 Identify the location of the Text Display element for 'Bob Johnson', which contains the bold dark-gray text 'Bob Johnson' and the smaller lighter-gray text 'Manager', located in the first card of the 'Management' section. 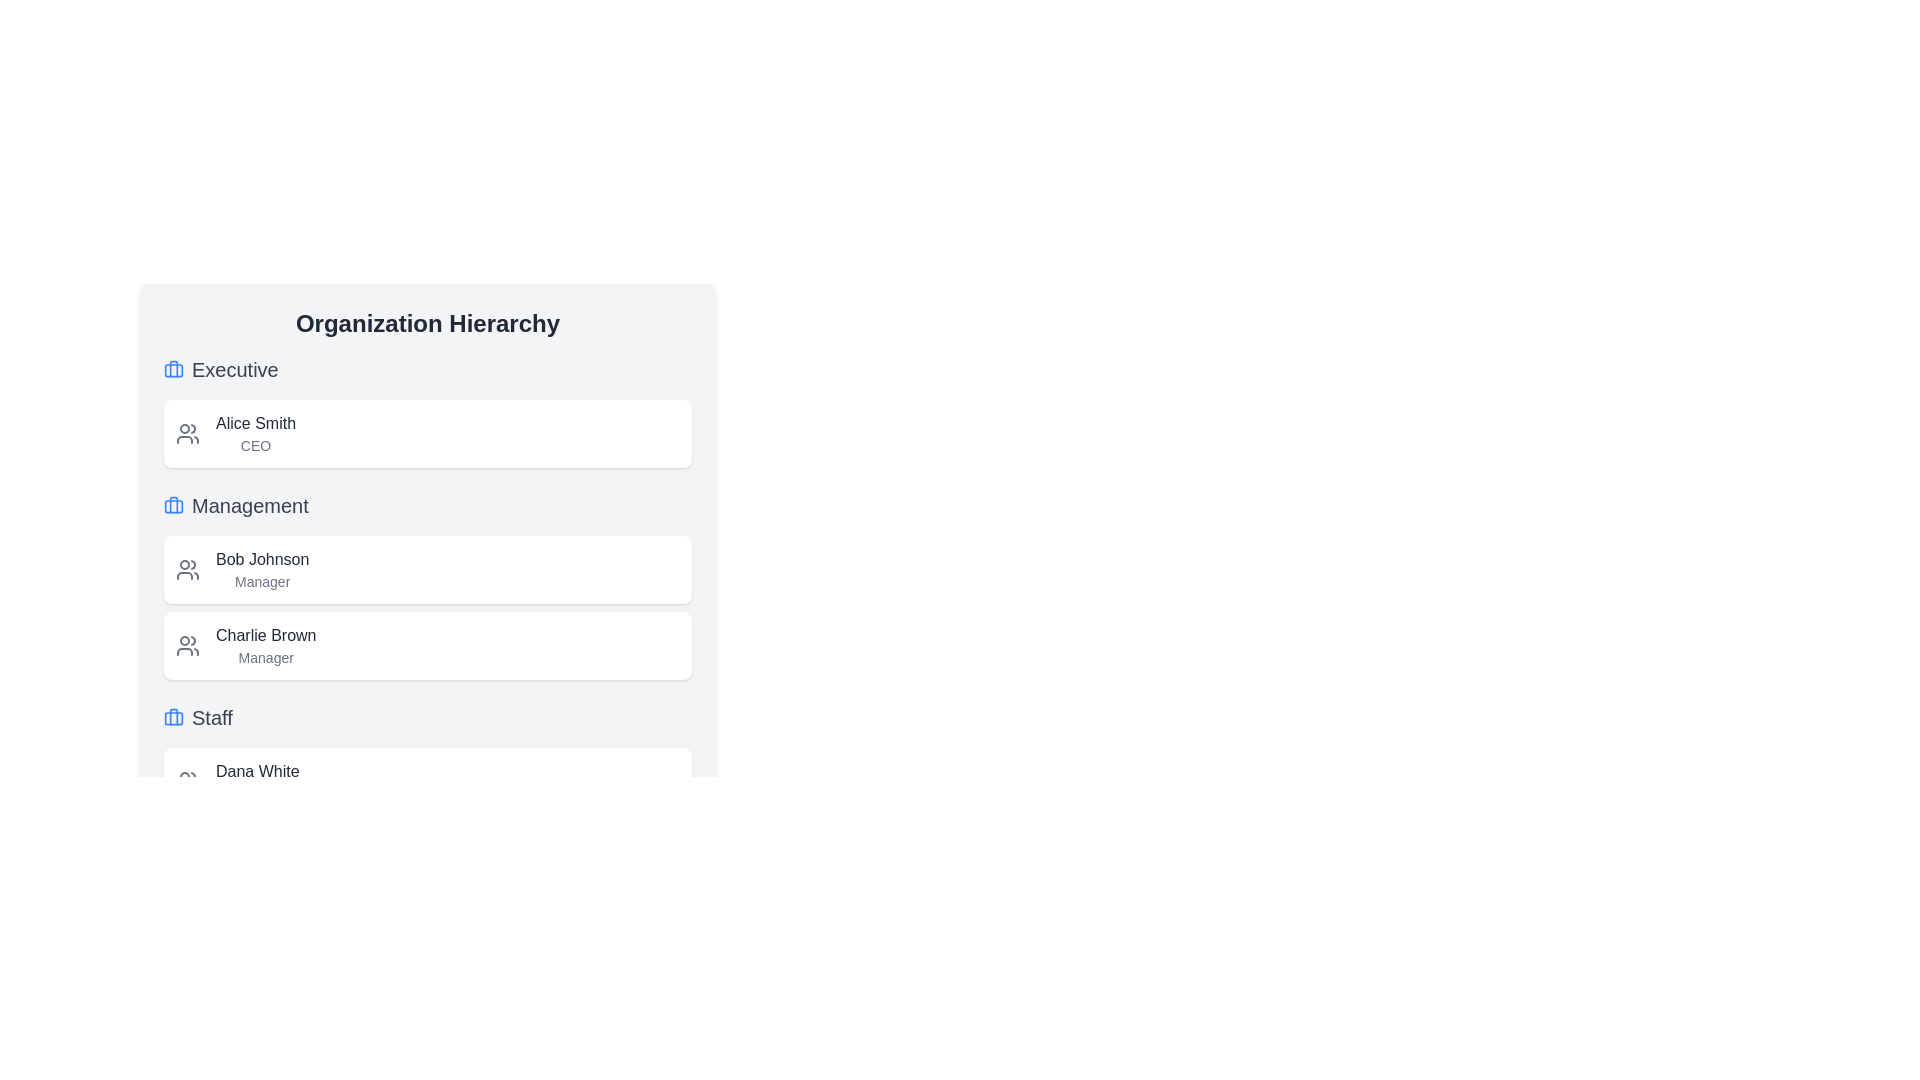
(261, 570).